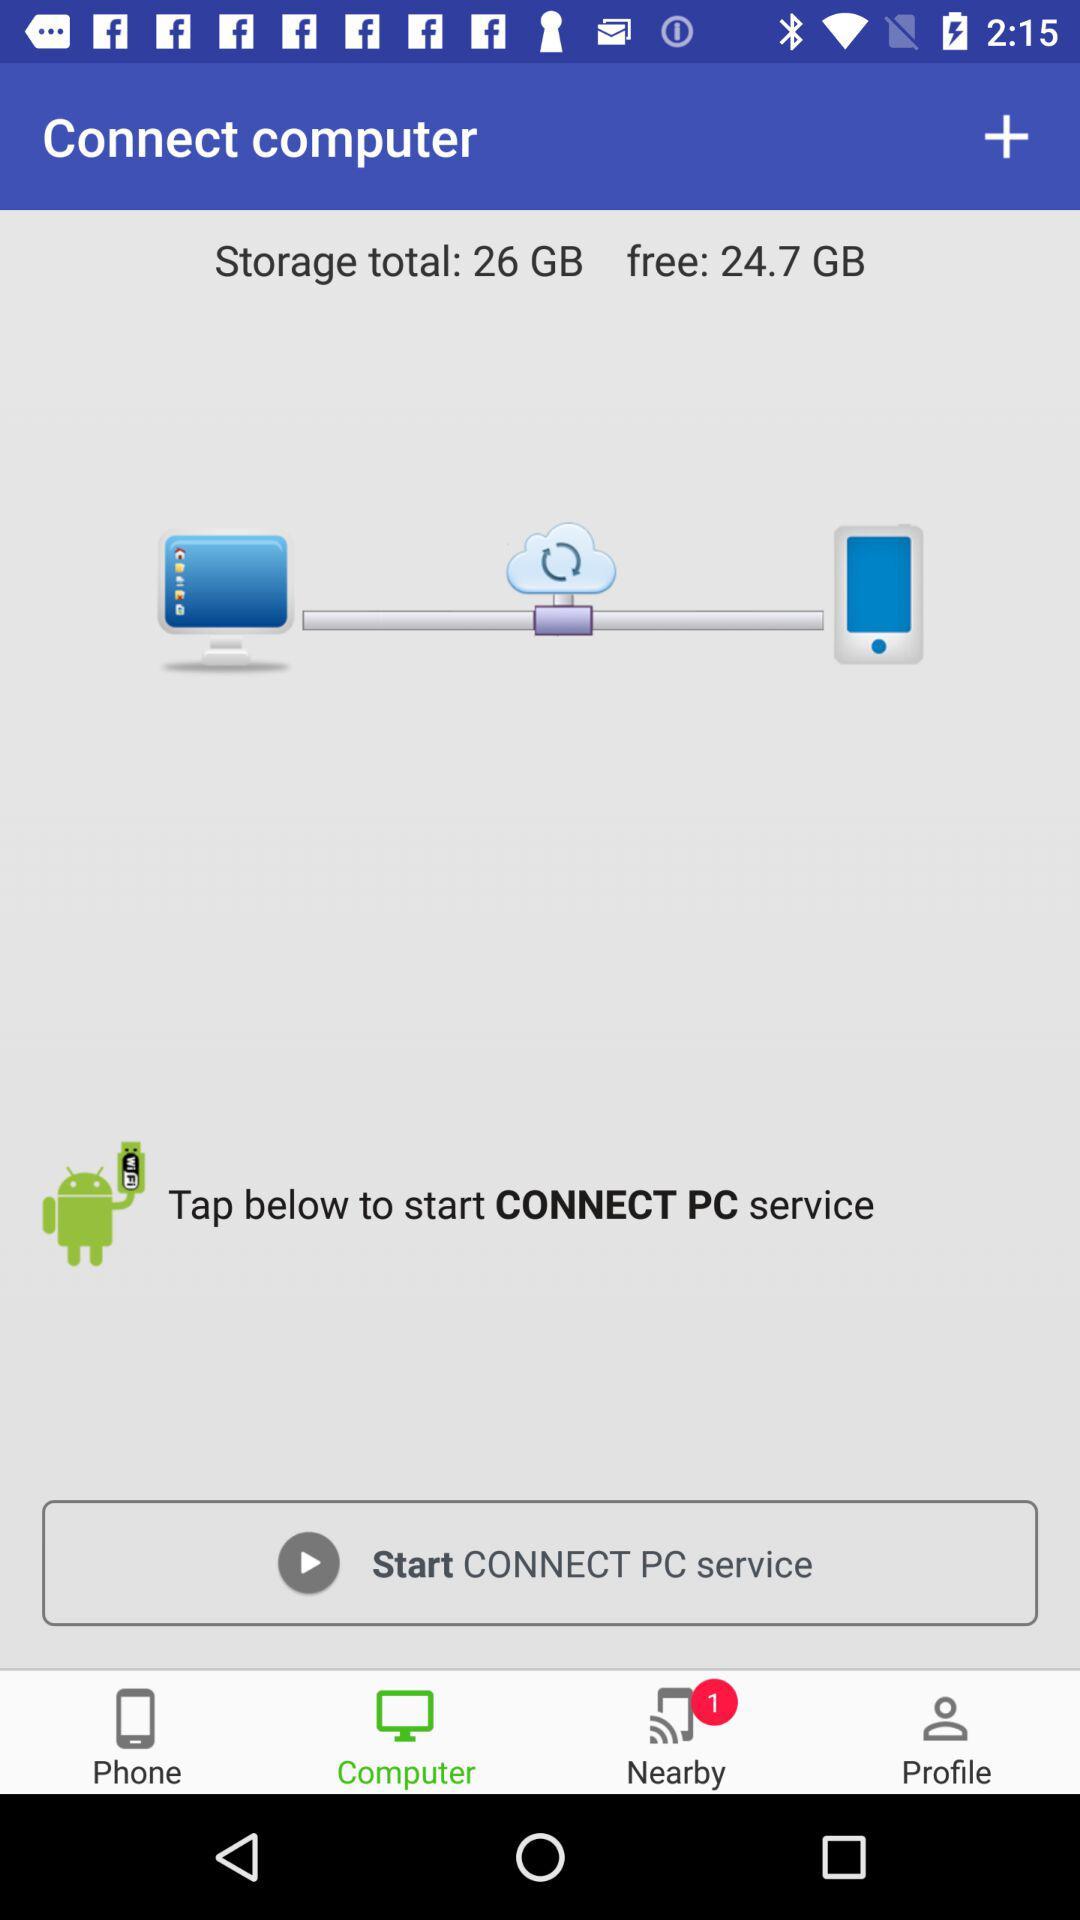 This screenshot has height=1920, width=1080. I want to click on the tap below to, so click(607, 1202).